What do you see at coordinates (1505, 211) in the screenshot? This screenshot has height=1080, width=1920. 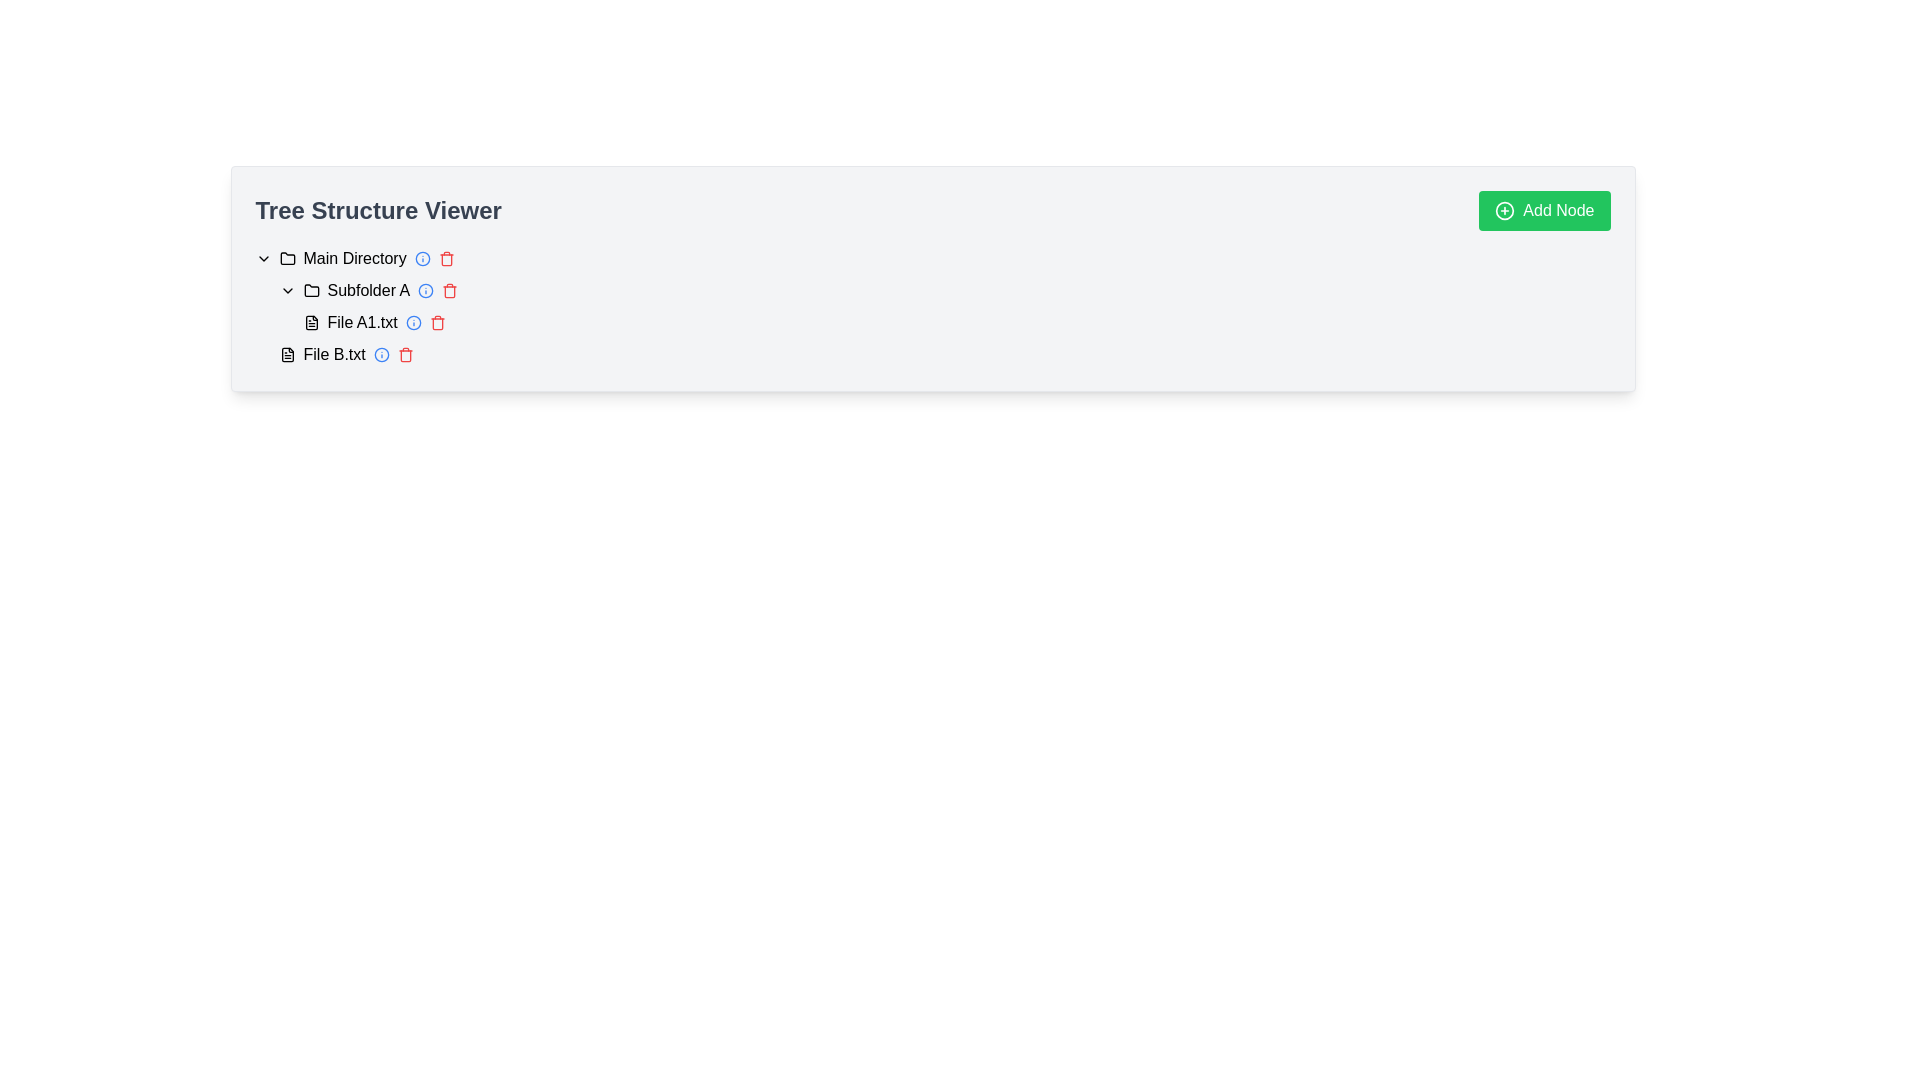 I see `the circular icon located within the green 'Add Node' button on the rightmost part of the interface` at bounding box center [1505, 211].